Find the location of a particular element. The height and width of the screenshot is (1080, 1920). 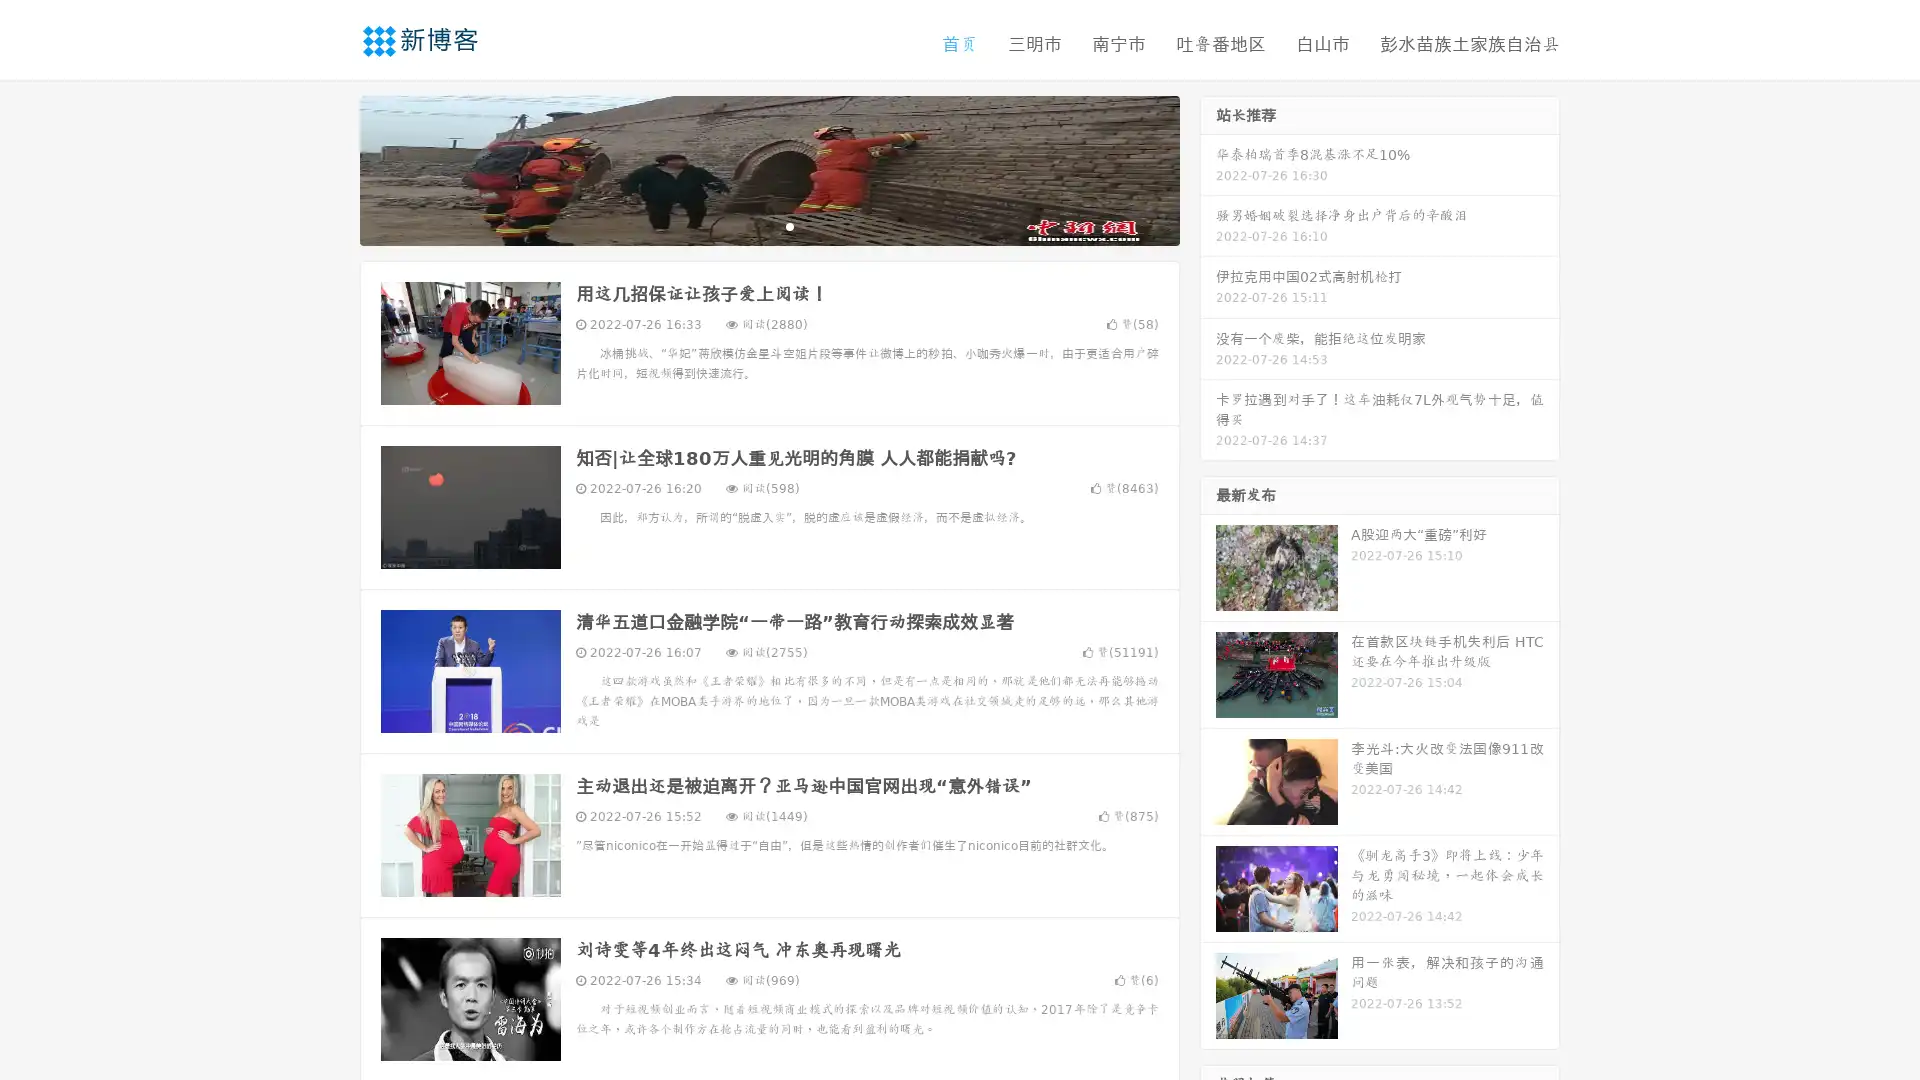

Go to slide 1 is located at coordinates (748, 225).